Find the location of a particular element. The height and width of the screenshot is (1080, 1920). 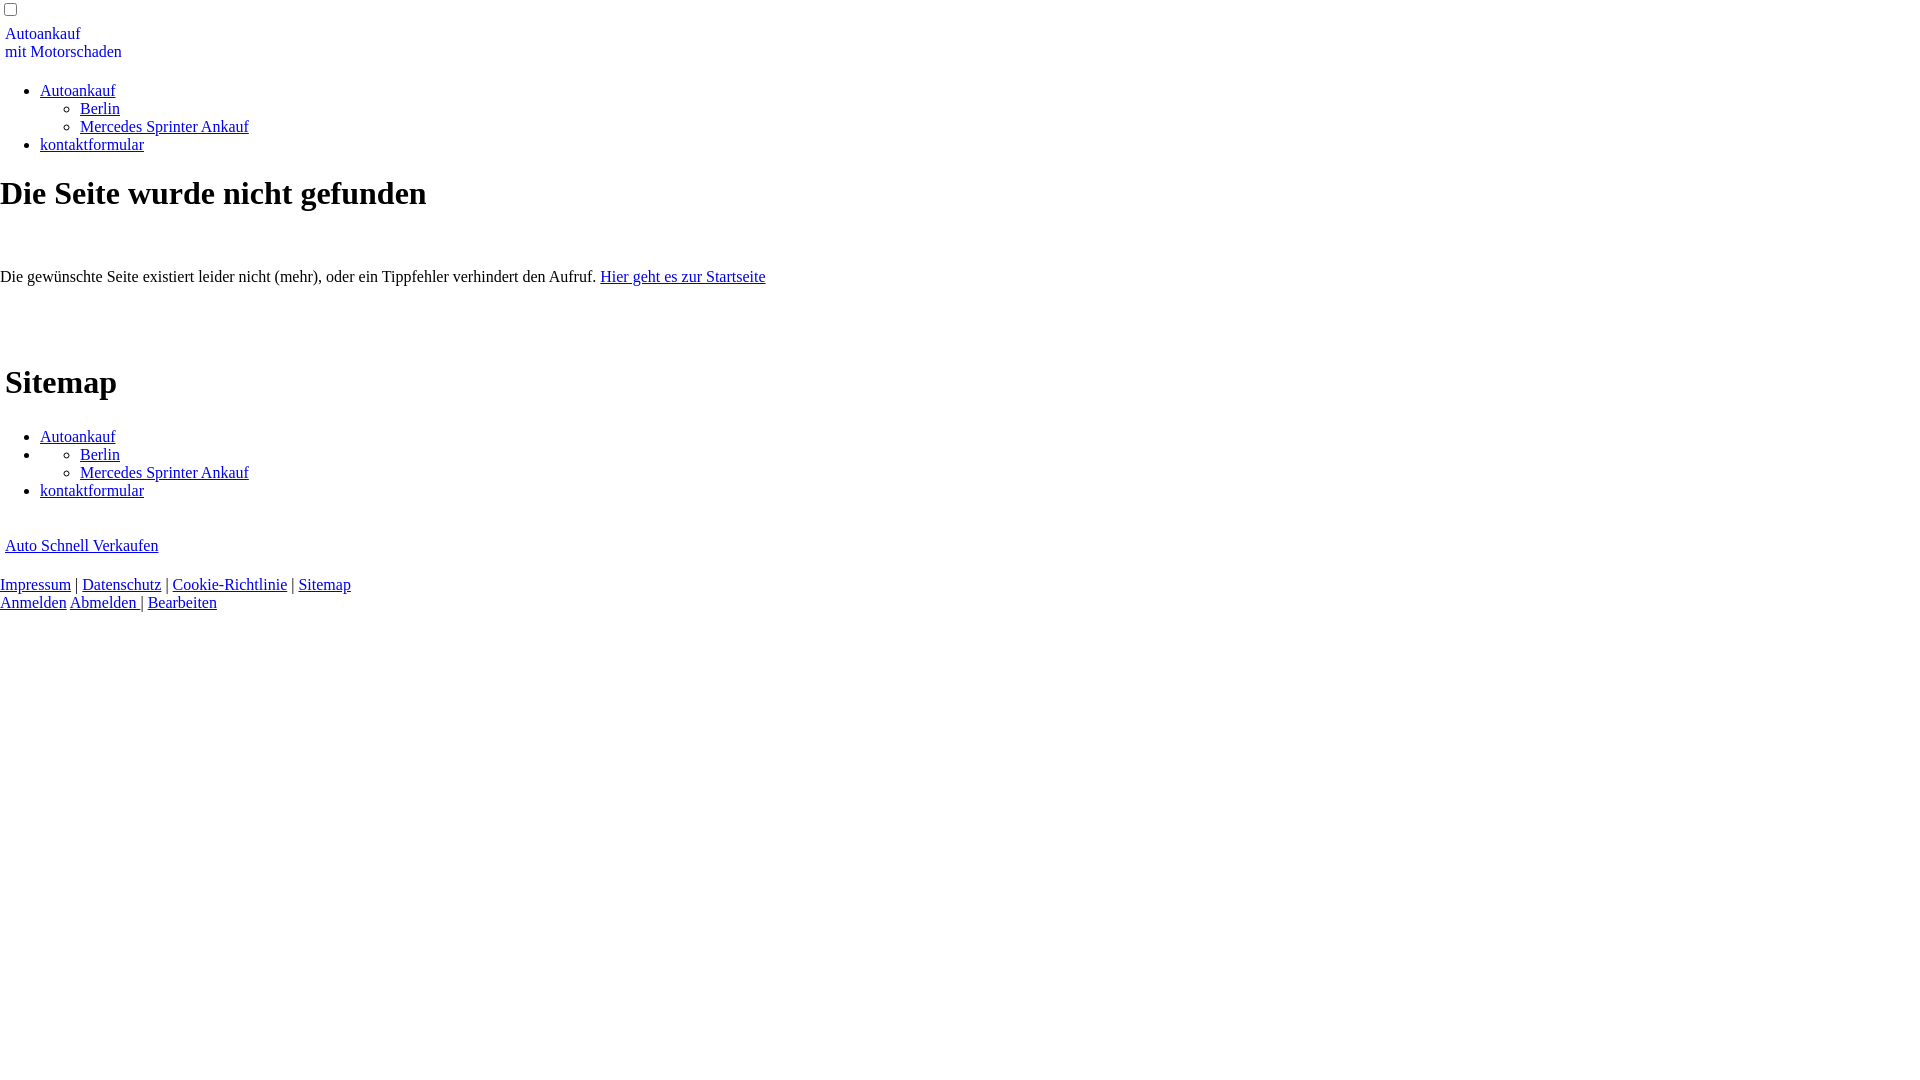

'Cookie-Richtlinie' is located at coordinates (172, 584).